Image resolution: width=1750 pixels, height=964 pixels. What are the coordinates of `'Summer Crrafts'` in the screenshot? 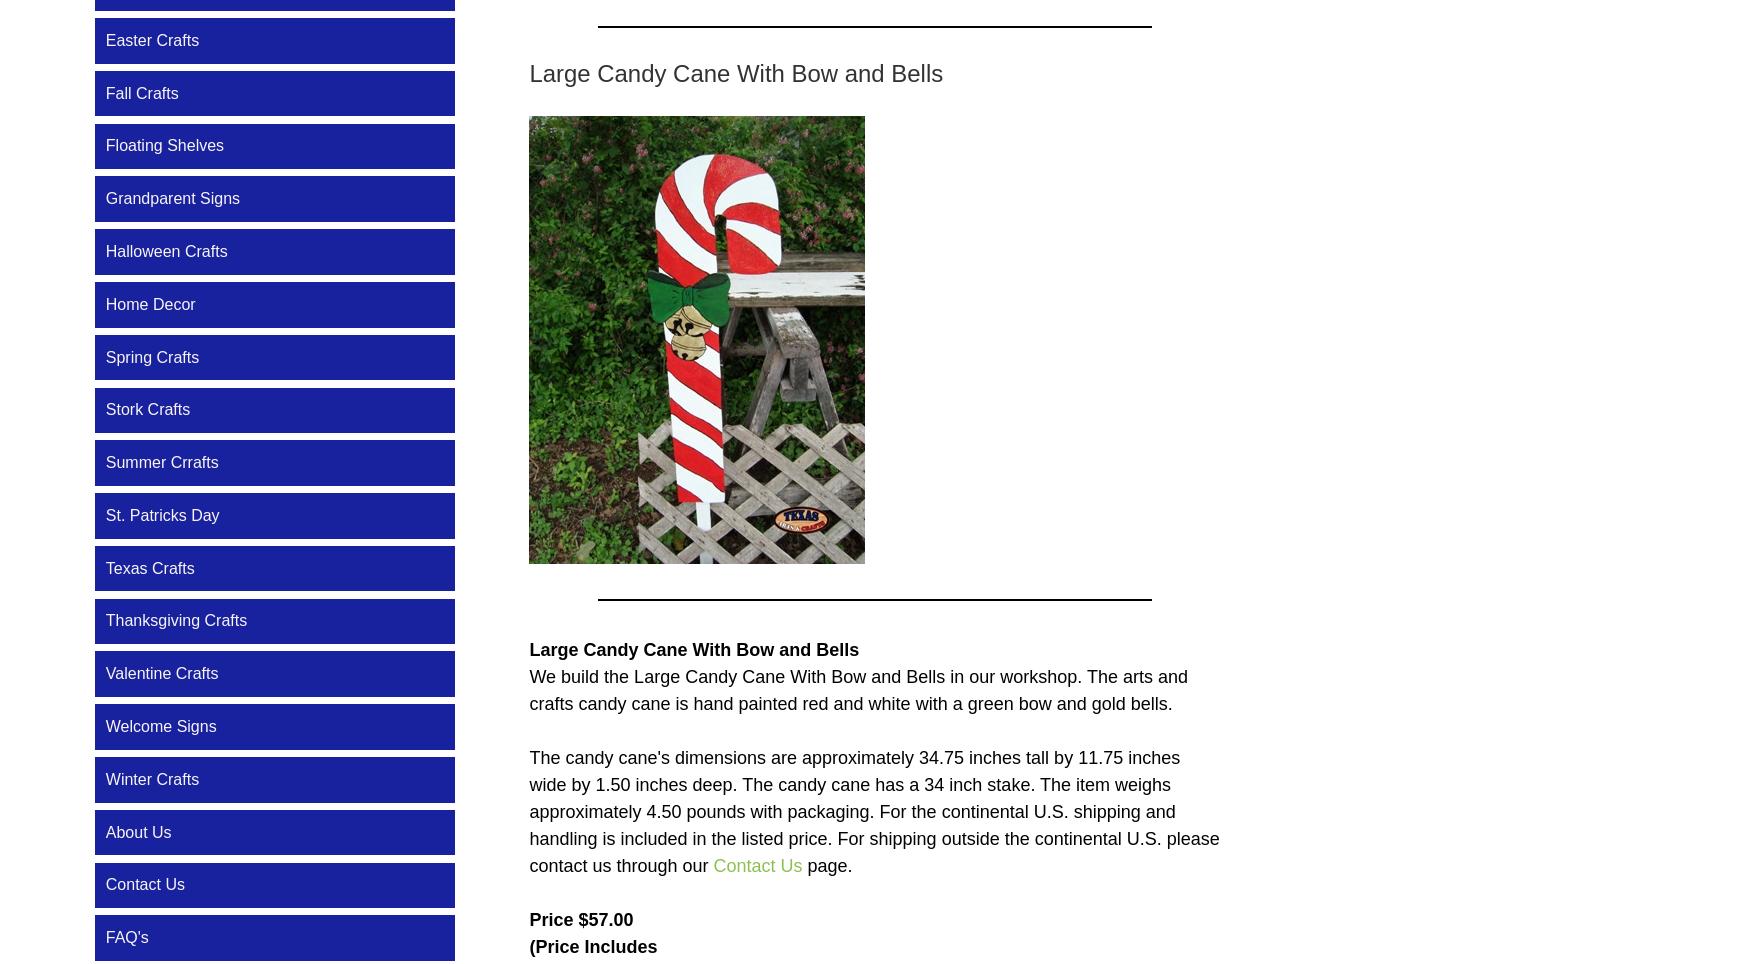 It's located at (160, 462).